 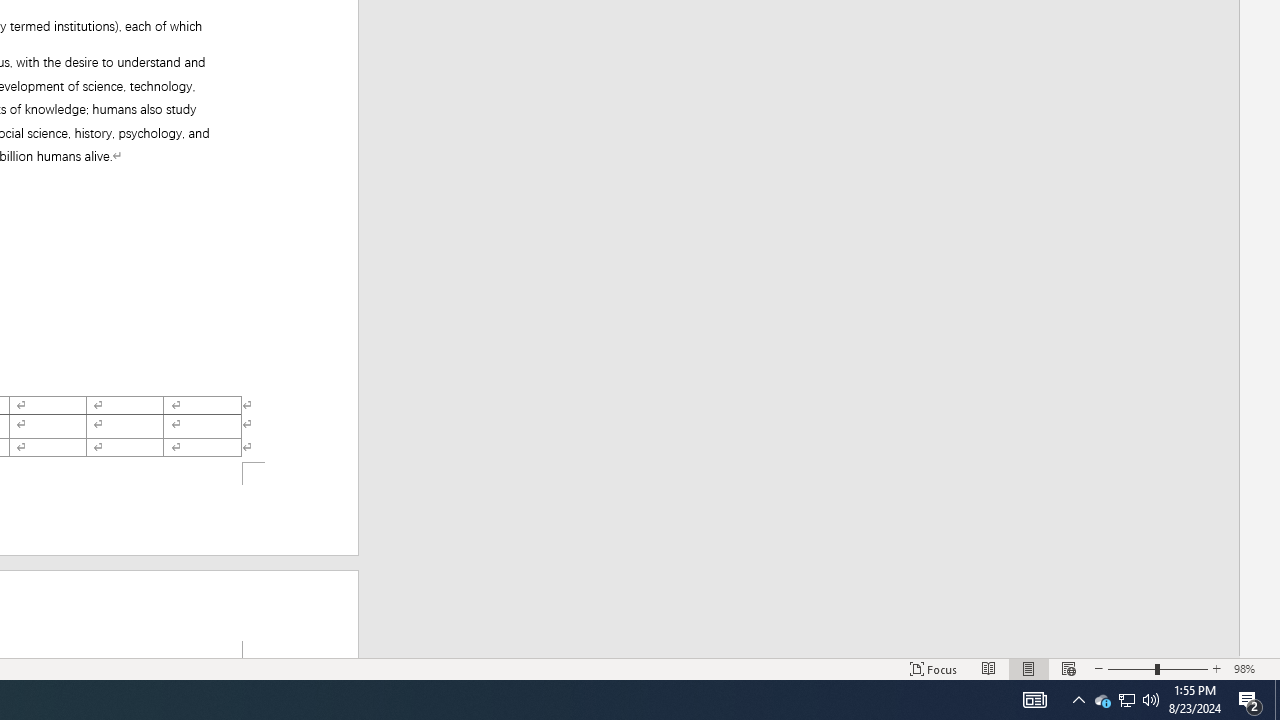 What do you see at coordinates (1158, 669) in the screenshot?
I see `'Zoom'` at bounding box center [1158, 669].